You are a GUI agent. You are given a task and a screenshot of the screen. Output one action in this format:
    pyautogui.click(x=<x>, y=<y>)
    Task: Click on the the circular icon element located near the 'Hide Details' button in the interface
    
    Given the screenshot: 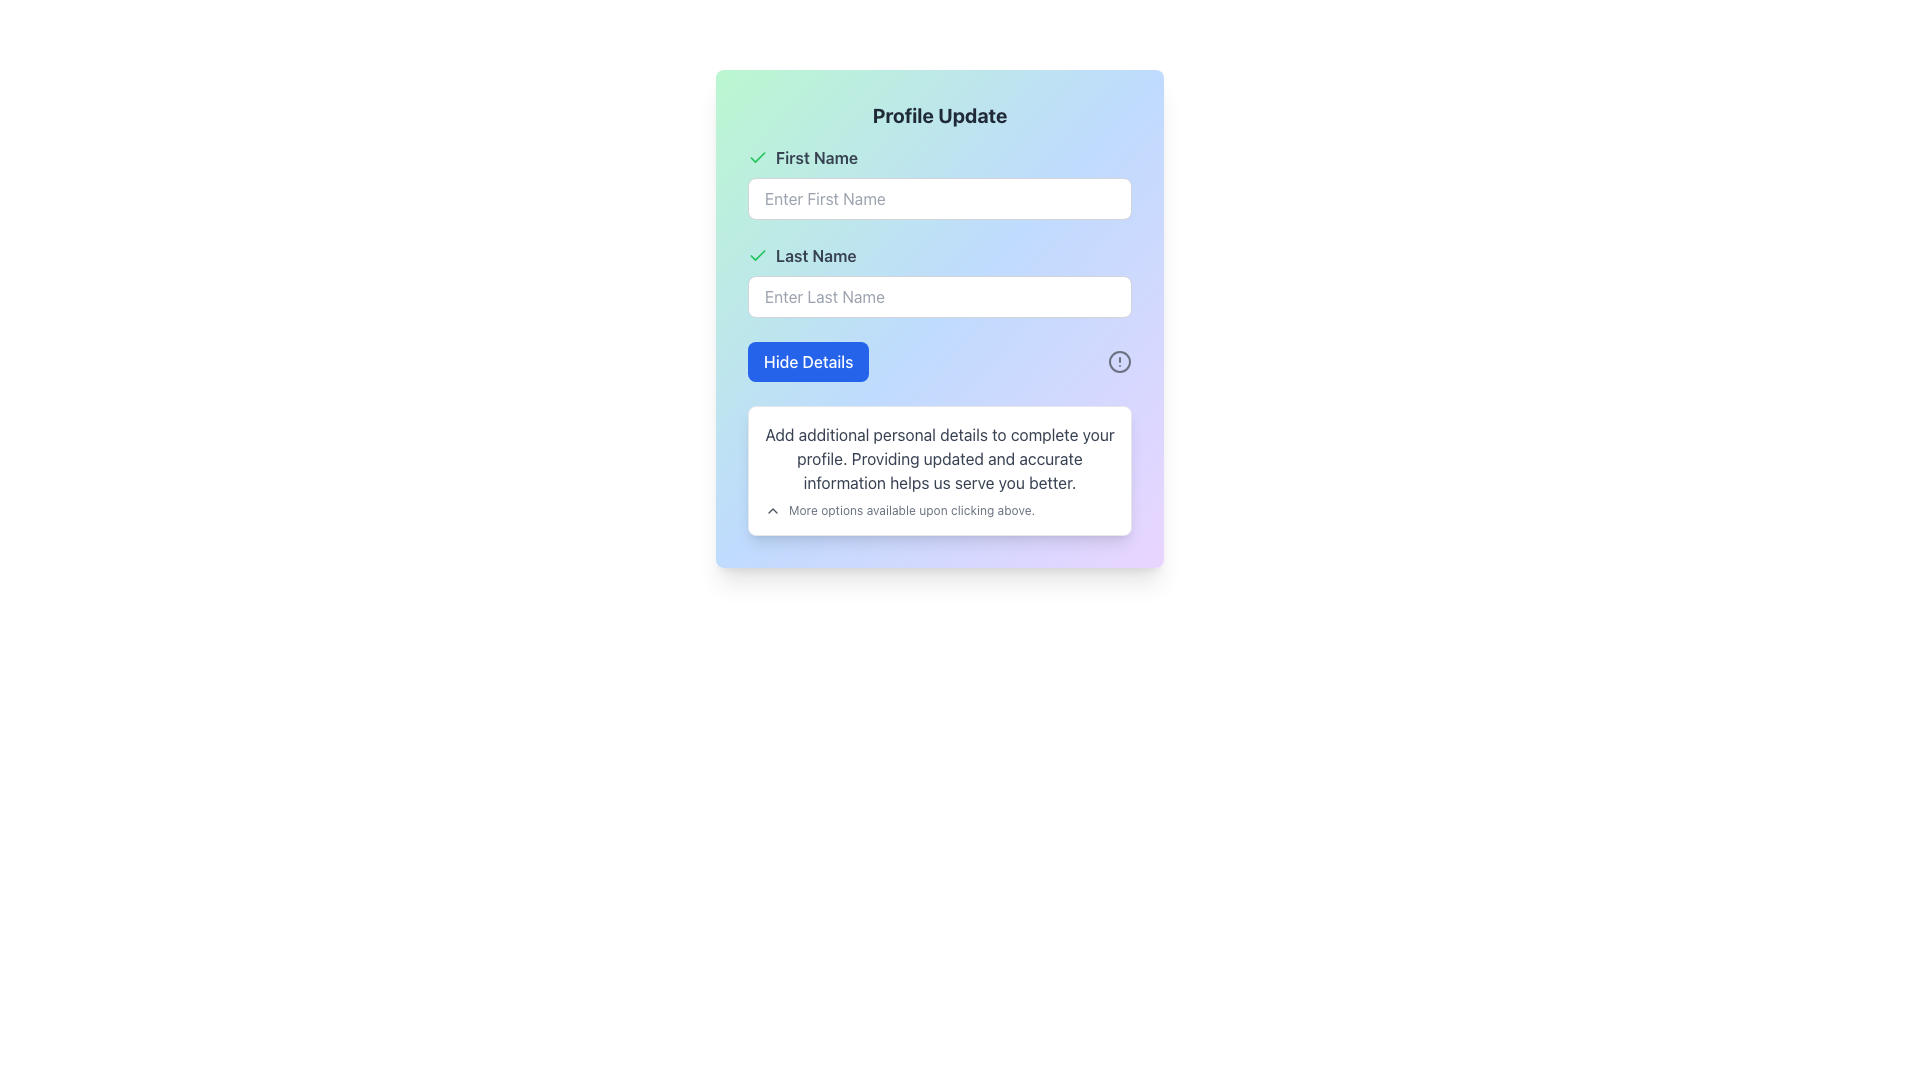 What is the action you would take?
    pyautogui.click(x=1118, y=362)
    